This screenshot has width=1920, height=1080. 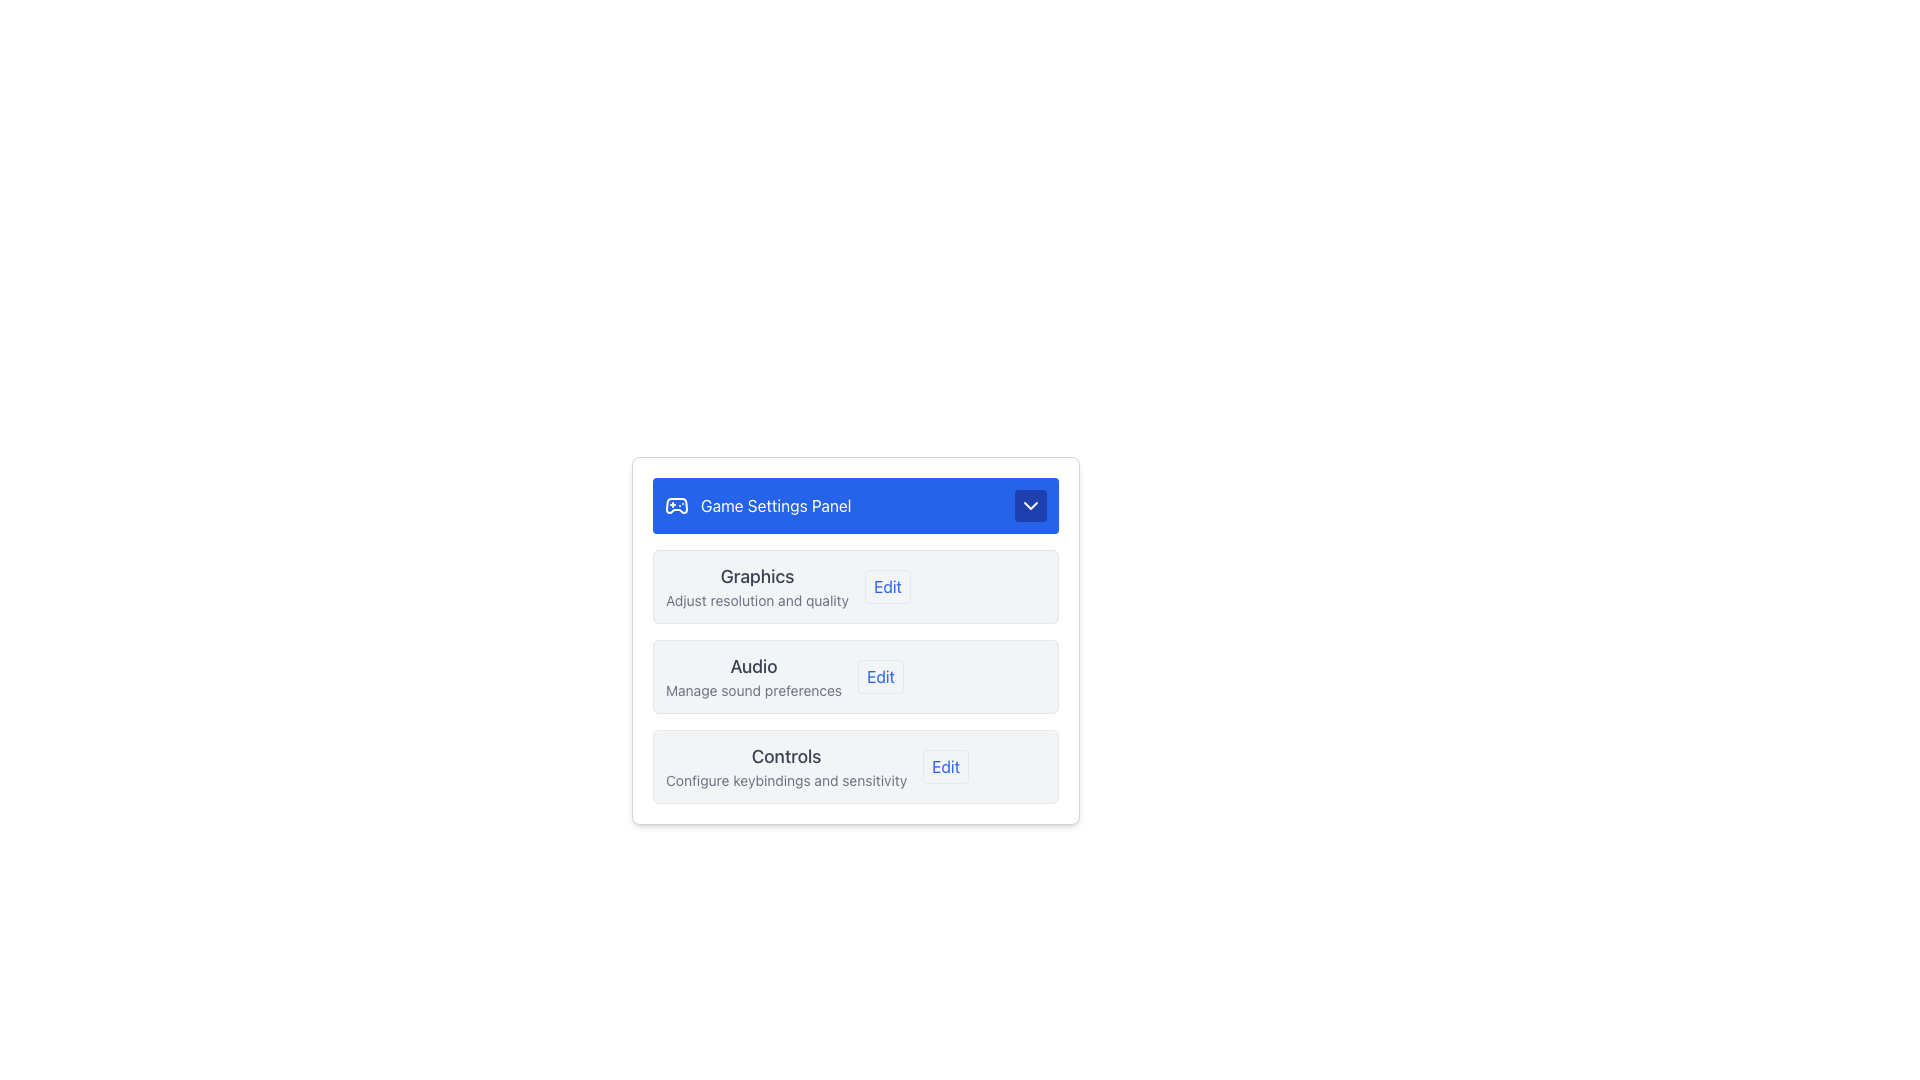 What do you see at coordinates (855, 676) in the screenshot?
I see `the 'Edit' button in the Categorized settings list for modifying settings related to Graphics, Audio, or Controls` at bounding box center [855, 676].